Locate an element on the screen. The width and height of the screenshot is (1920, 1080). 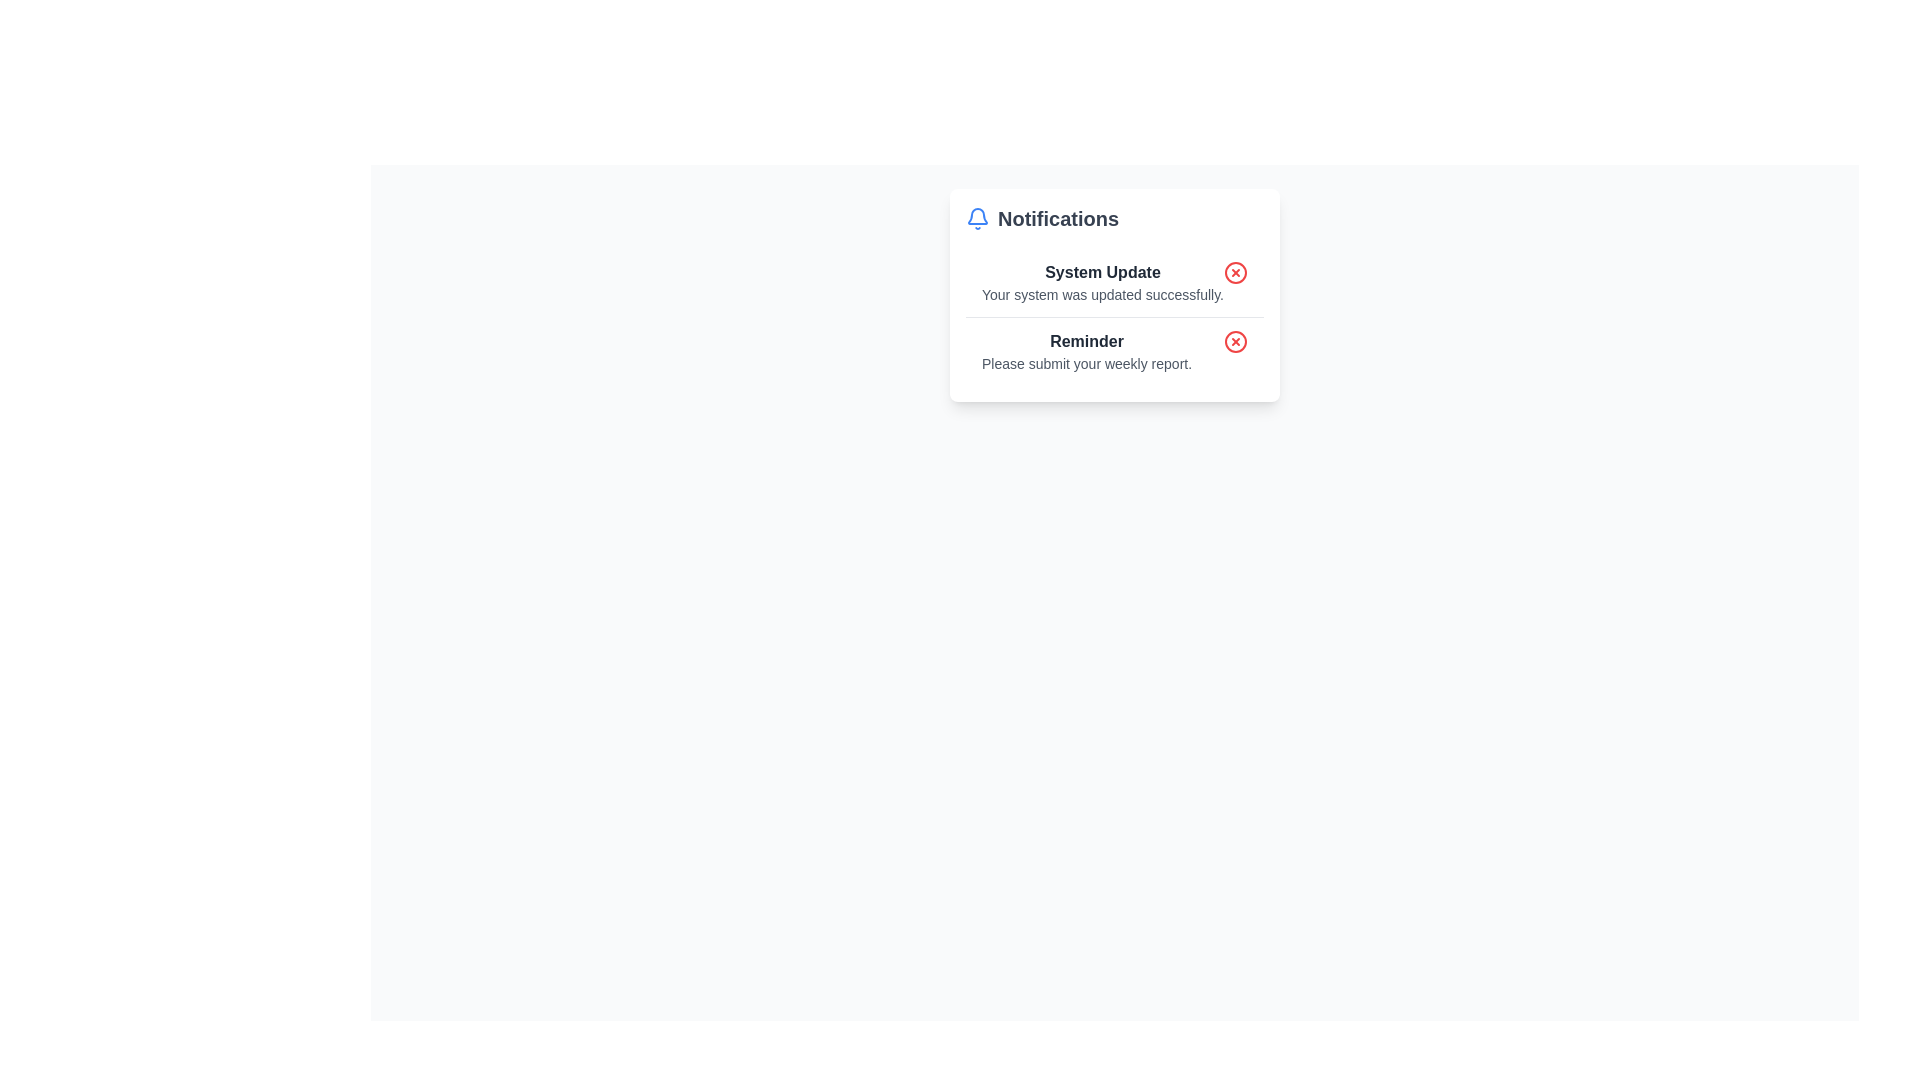
the blue bell icon located to the left of the 'Notifications' label in the notifications section header is located at coordinates (978, 219).